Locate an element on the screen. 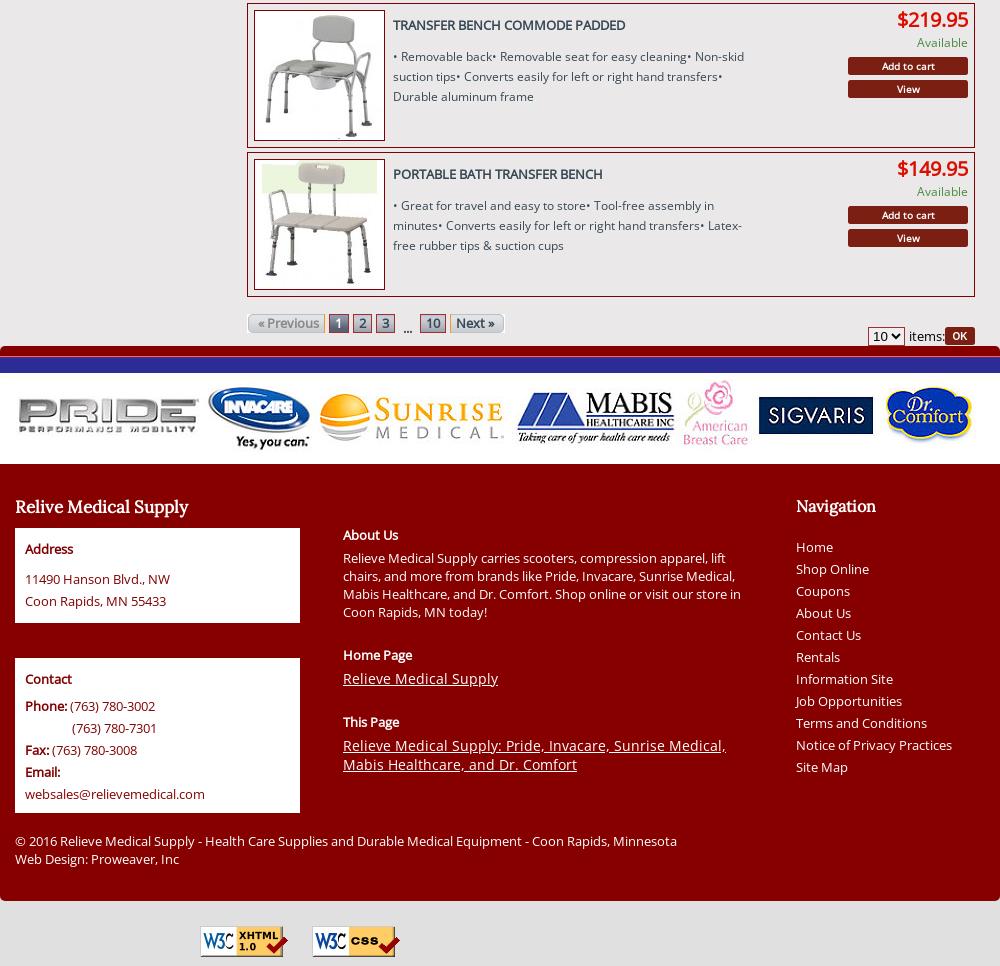 The width and height of the screenshot is (1000, 966). '2' is located at coordinates (360, 321).